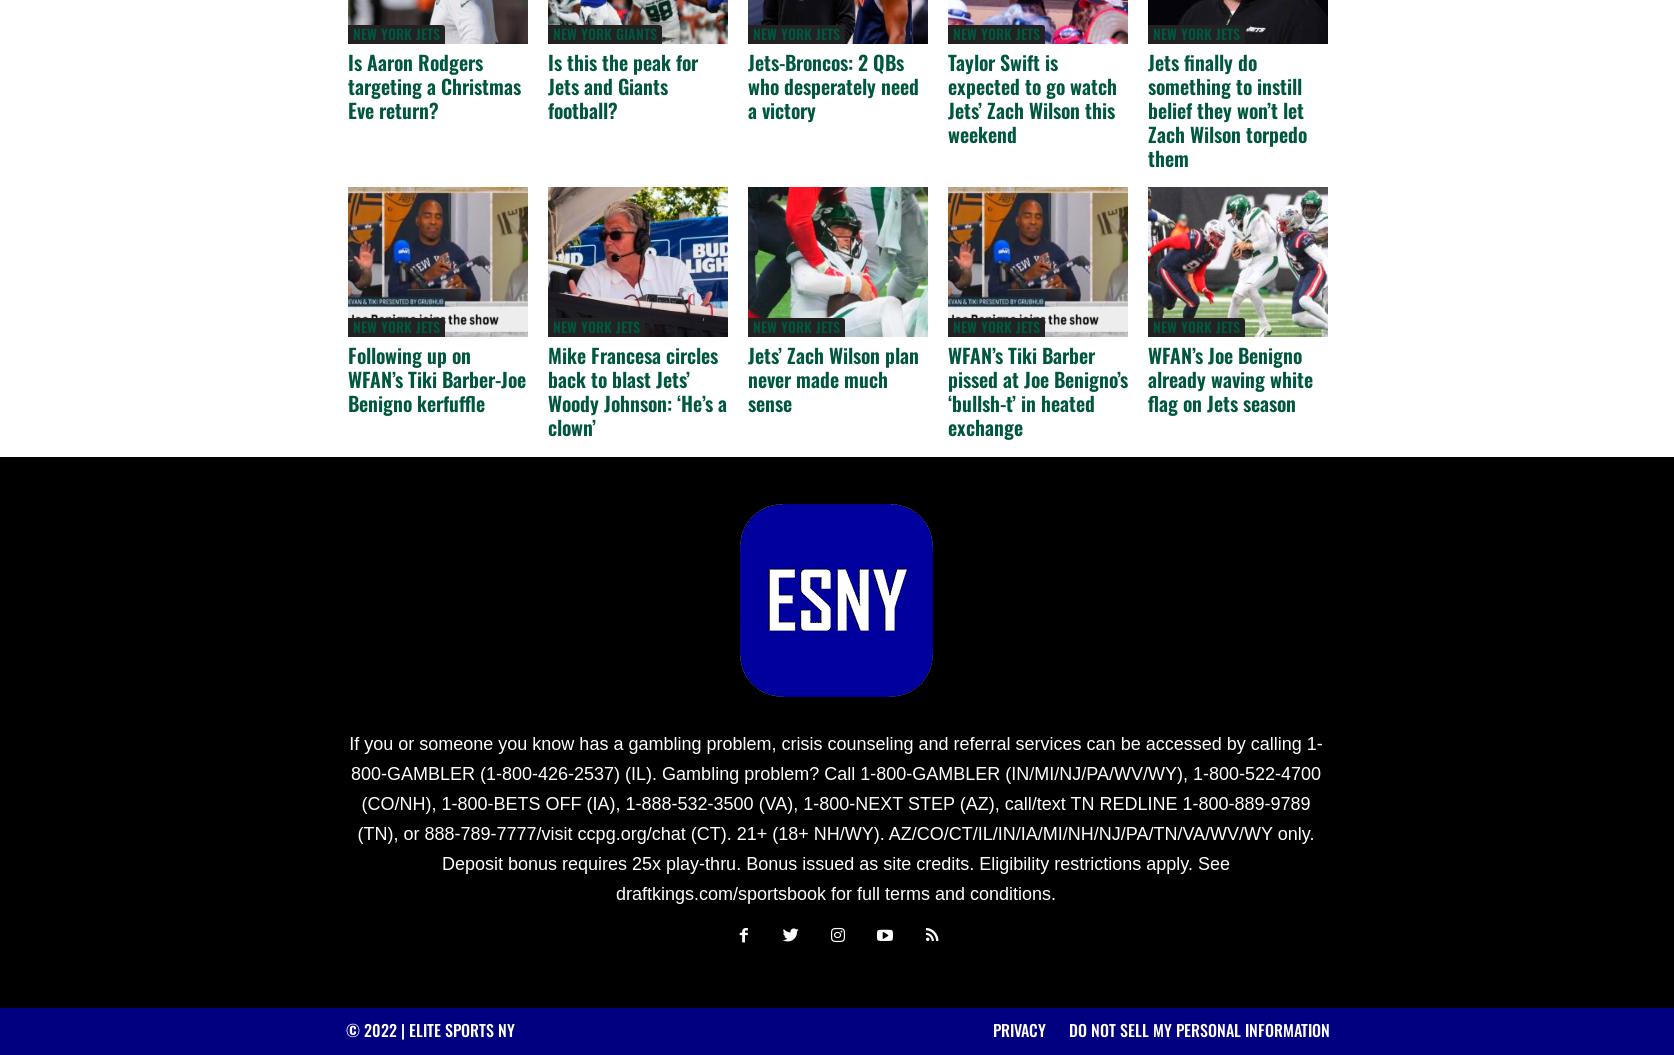 This screenshot has width=1674, height=1055. What do you see at coordinates (834, 817) in the screenshot?
I see `'If you or someone you know has a gambling problem, crisis counseling and referral services can be accessed by calling 1-800-GAMBLER (1-800-426-2537) (IL). Gambling problem? Call 1-800-GAMBLER (IN/MI/NJ/PA/WV/WY), 1-800-522-4700 (CO/NH), 1-800-BETS OFF (IA), 1-888-532-3500 (VA), 1-800-NEXT STEP (AZ), call/text TN REDLINE 1-800-889-9789 (TN), or 888-789-7777/visit ccpg.org/chat (CT). 21+ (18+ NH/WY). AZ/CO/CT/IL/IN/IA/MI/NH/NJ/PA/TN/VA/WV/WY only. Deposit bonus requires 25x play-thru. Bonus issued as site credits. Eligibility restrictions apply. See draftkings.com/sportsbook for full terms and conditions.'` at bounding box center [834, 817].